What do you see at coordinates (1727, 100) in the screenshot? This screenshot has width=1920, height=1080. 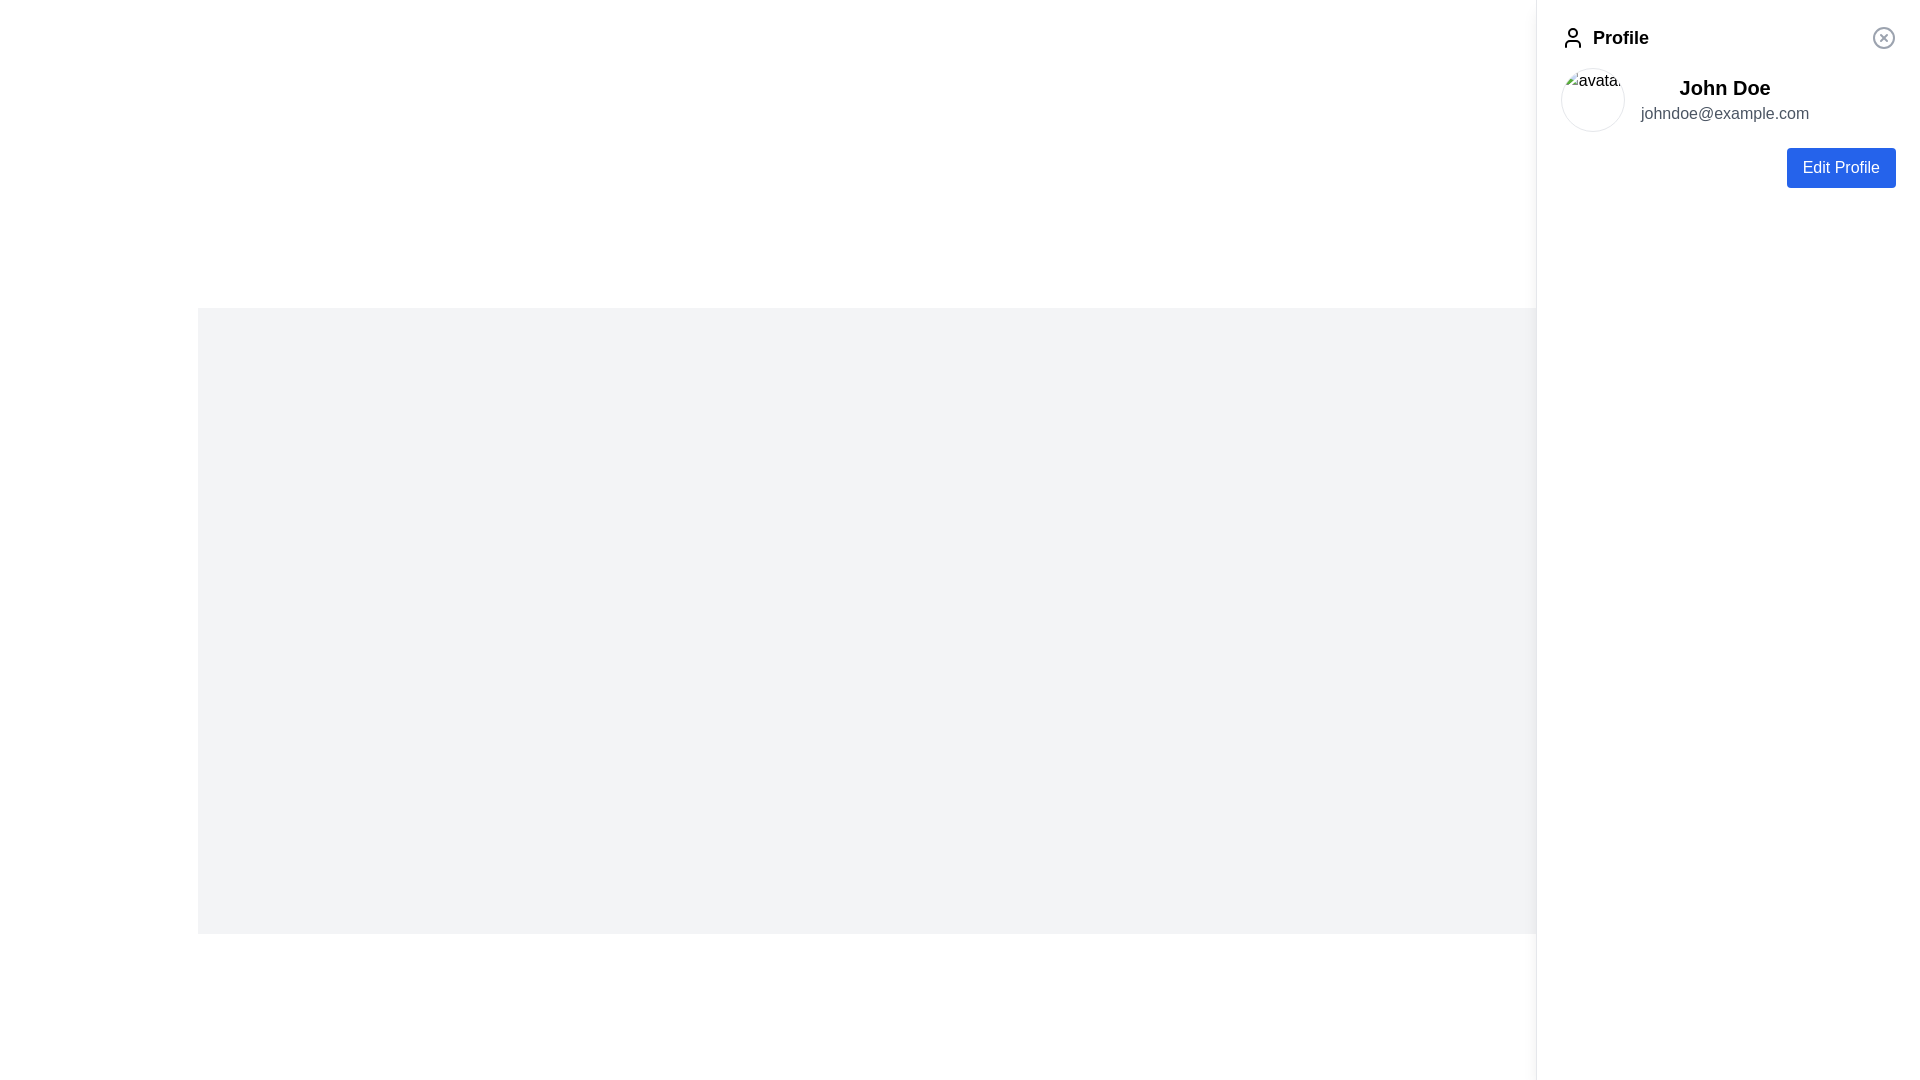 I see `the Profile information display located on the right sidebar, which is the third element from the top, presenting user profile details` at bounding box center [1727, 100].